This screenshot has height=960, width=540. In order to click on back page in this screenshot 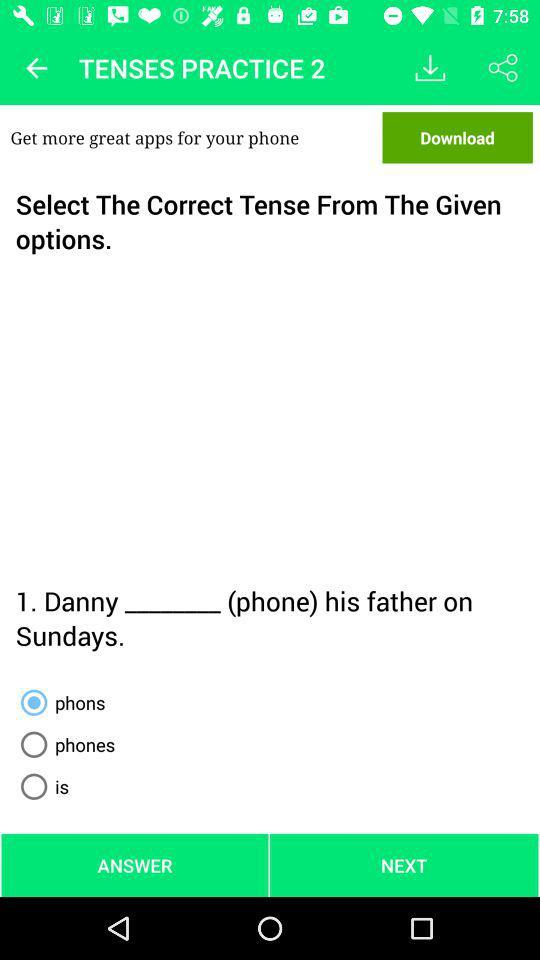, I will do `click(36, 68)`.